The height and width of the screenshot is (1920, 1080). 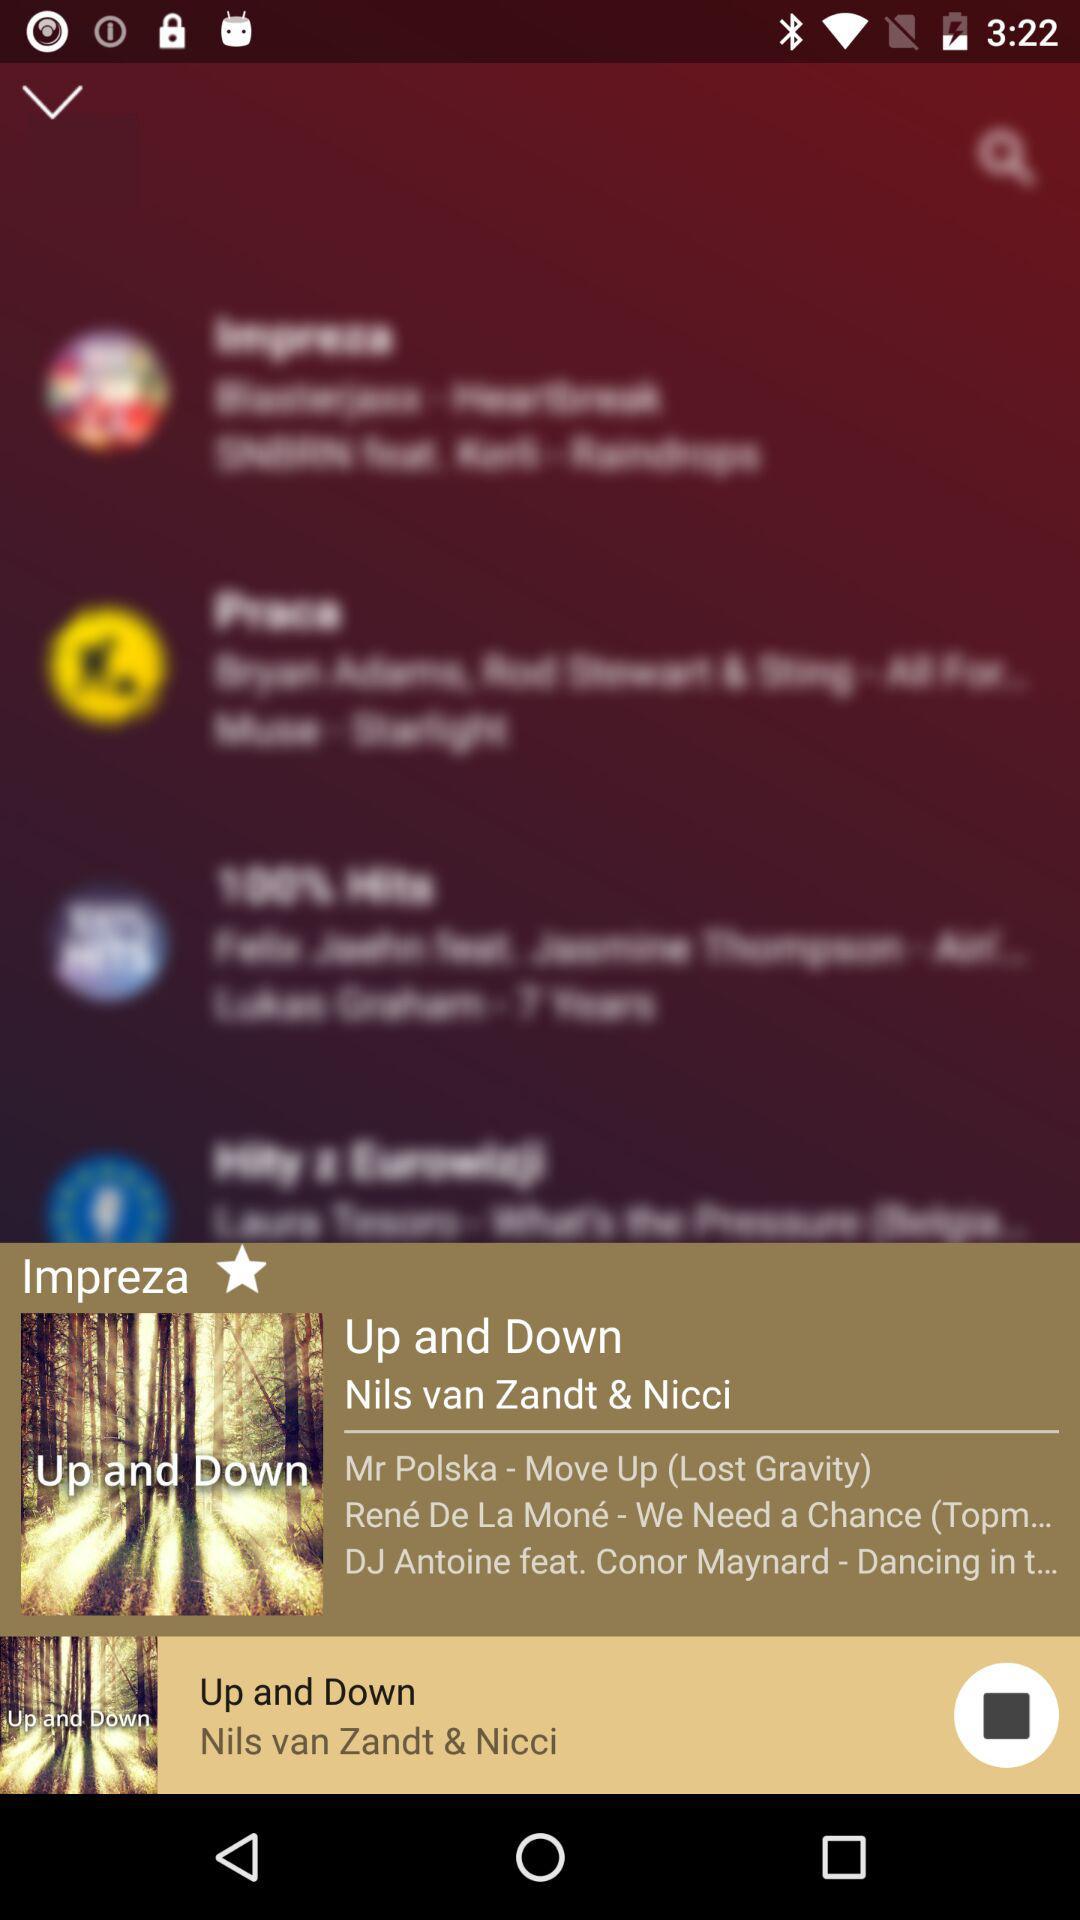 What do you see at coordinates (1006, 1714) in the screenshot?
I see `the item at the bottom right corner` at bounding box center [1006, 1714].